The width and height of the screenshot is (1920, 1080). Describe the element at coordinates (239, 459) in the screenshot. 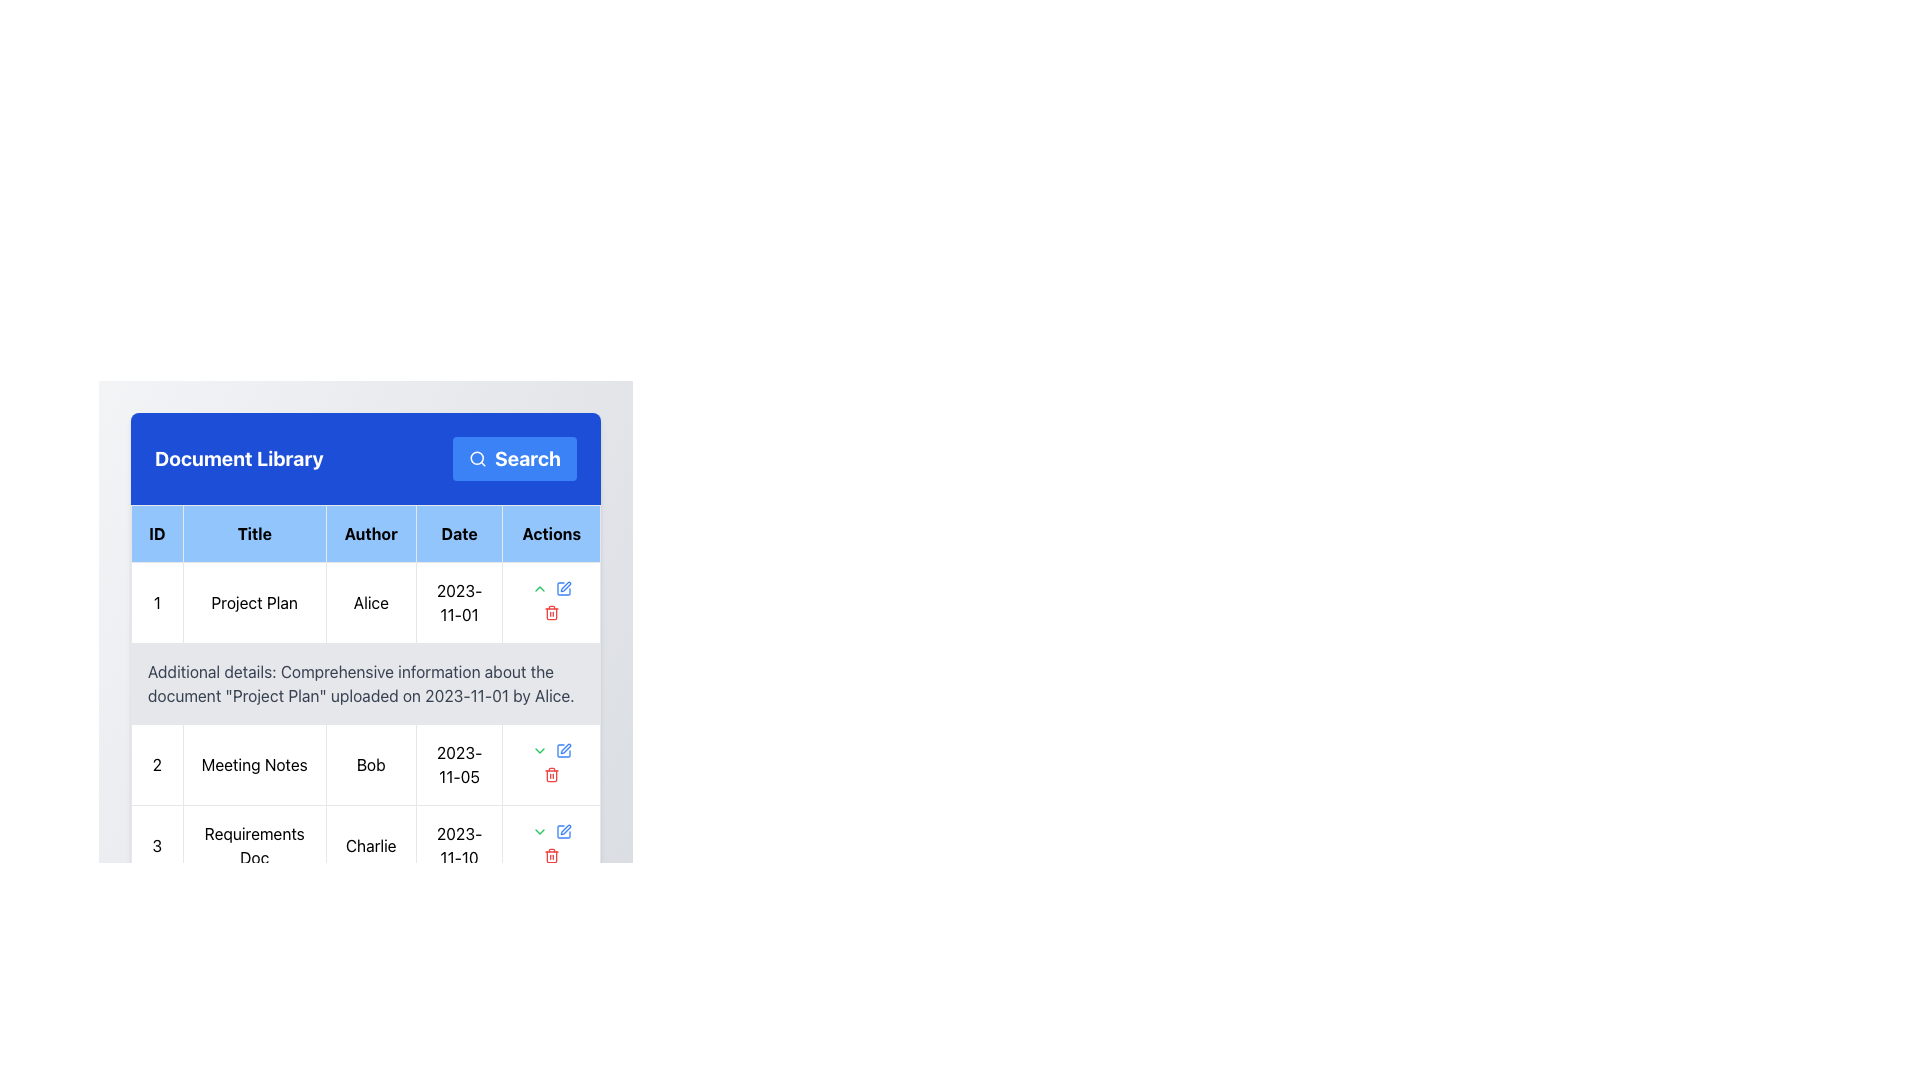

I see `the 'Document Library' text label, which is a bold white text on a blue background located in the left-middle portion of a blue header bar` at that location.